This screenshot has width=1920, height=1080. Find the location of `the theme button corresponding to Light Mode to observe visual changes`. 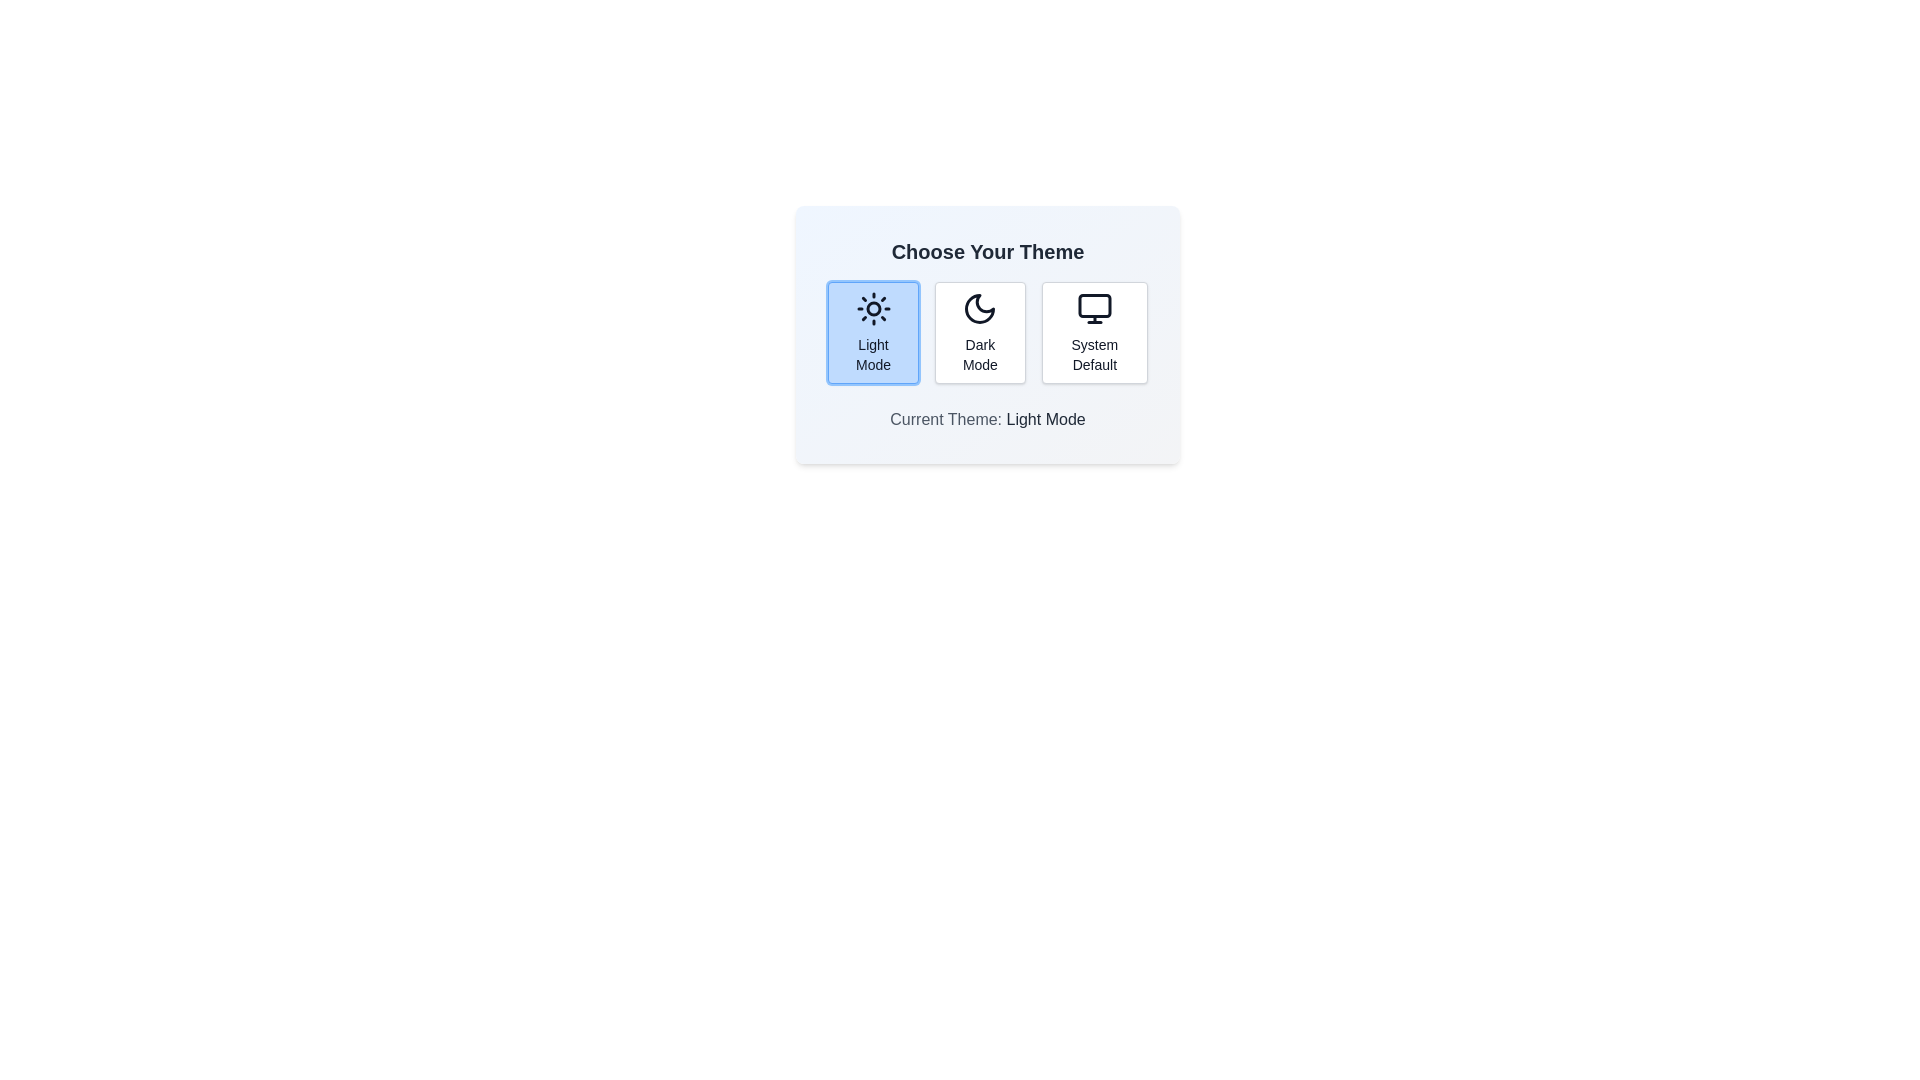

the theme button corresponding to Light Mode to observe visual changes is located at coordinates (873, 331).